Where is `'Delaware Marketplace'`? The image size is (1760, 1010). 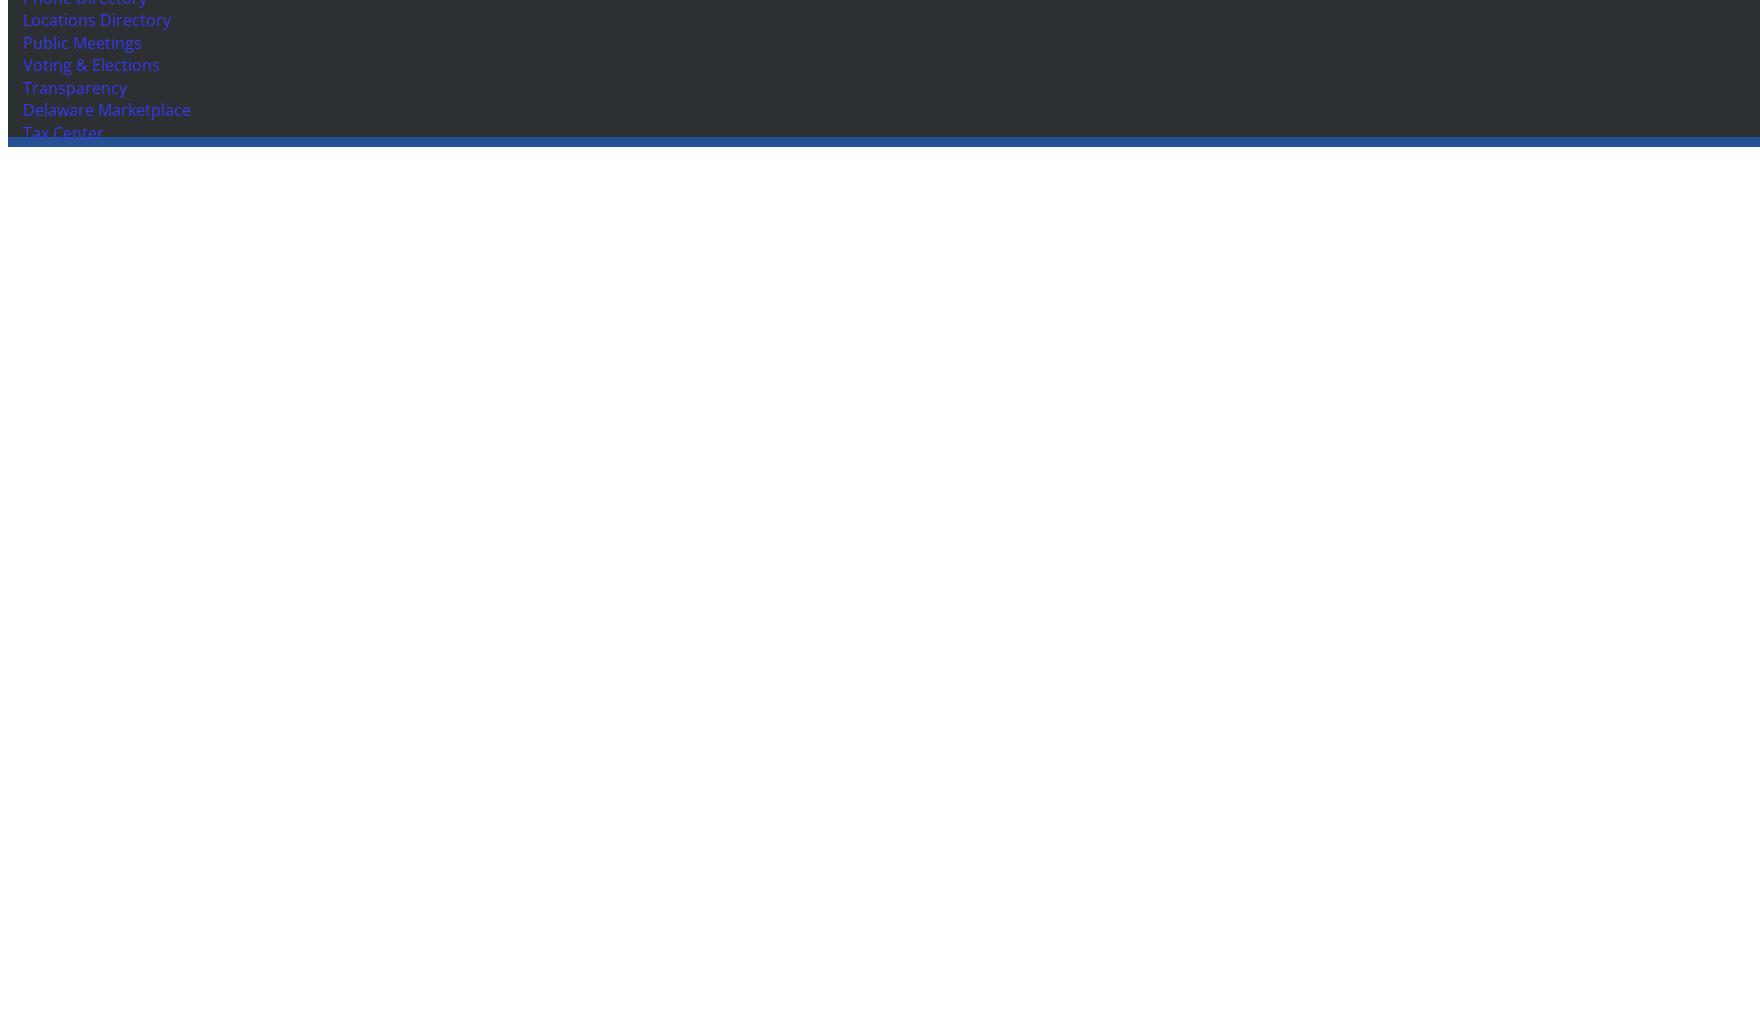 'Delaware Marketplace' is located at coordinates (23, 108).